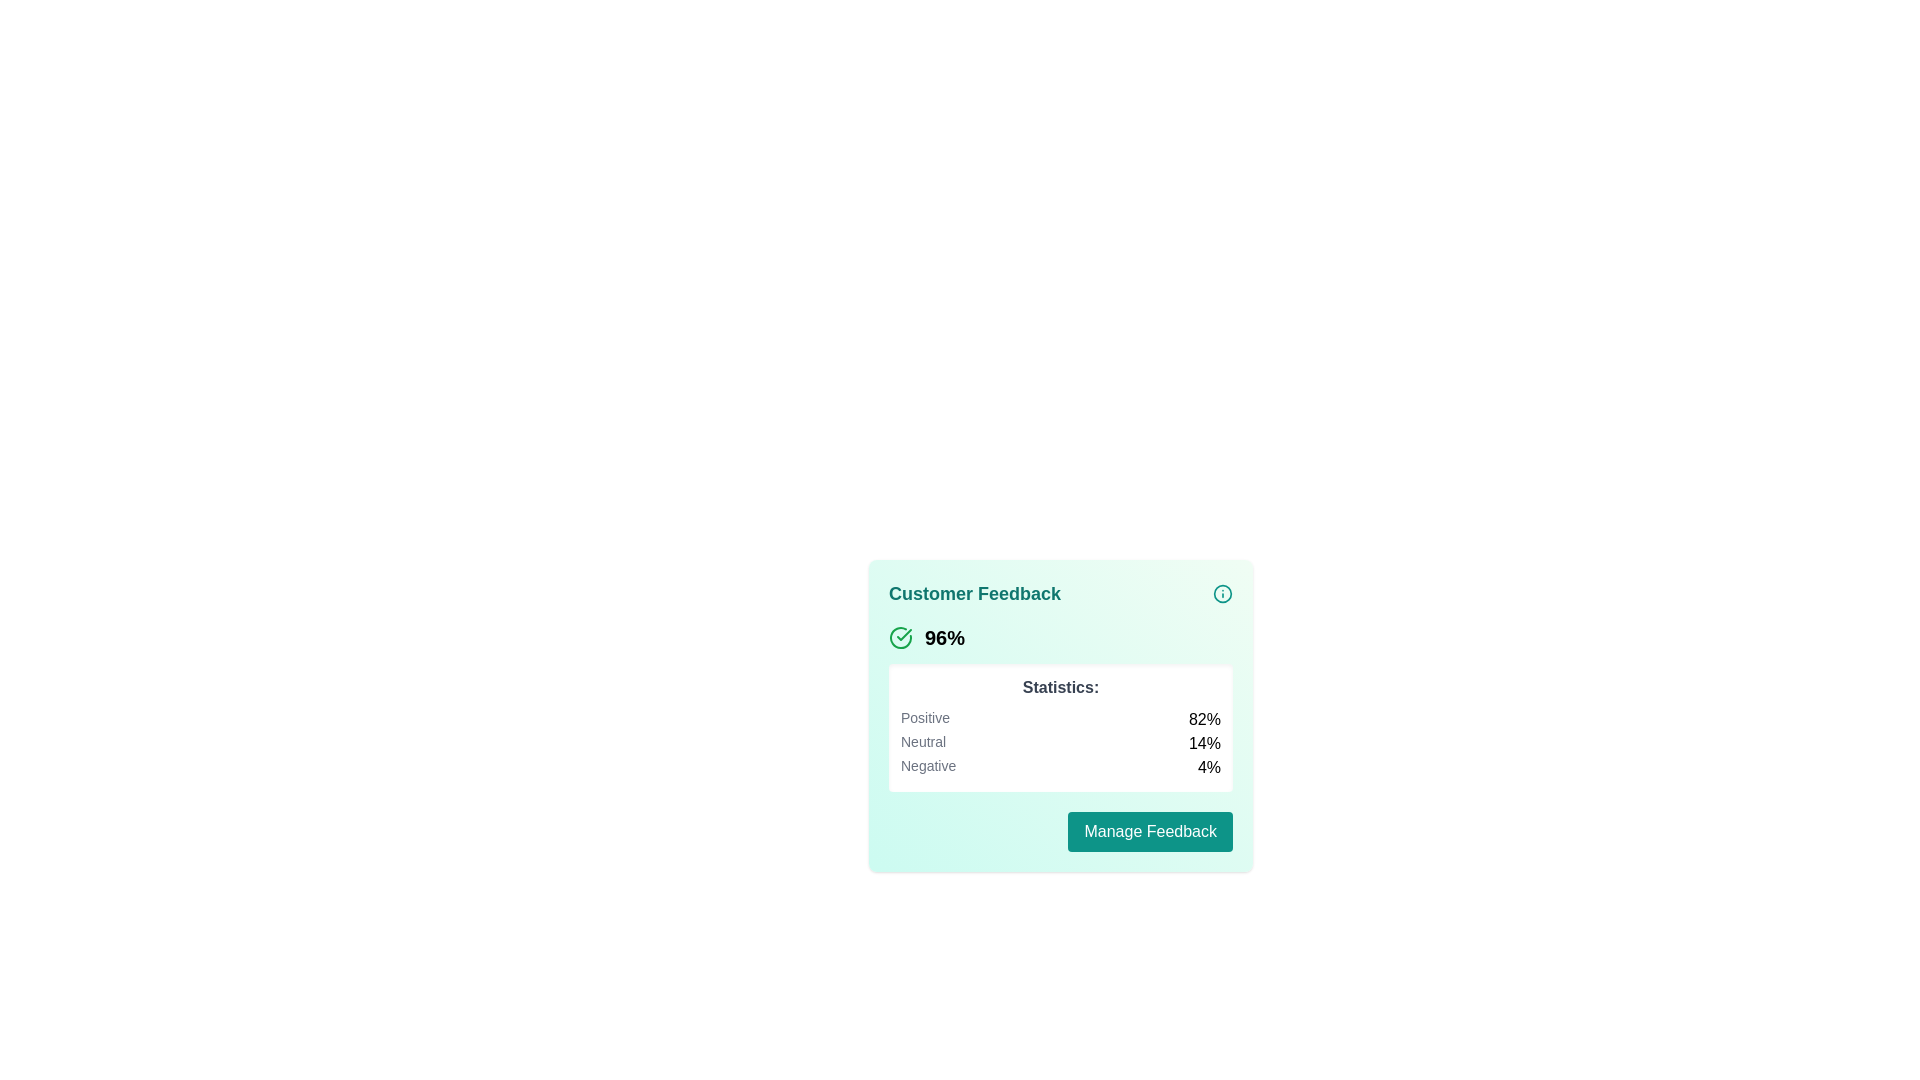 This screenshot has height=1080, width=1920. What do you see at coordinates (944, 637) in the screenshot?
I see `the Text Label displaying a percentage value, located to the right of a circular check icon within a feedback statistics card layout` at bounding box center [944, 637].